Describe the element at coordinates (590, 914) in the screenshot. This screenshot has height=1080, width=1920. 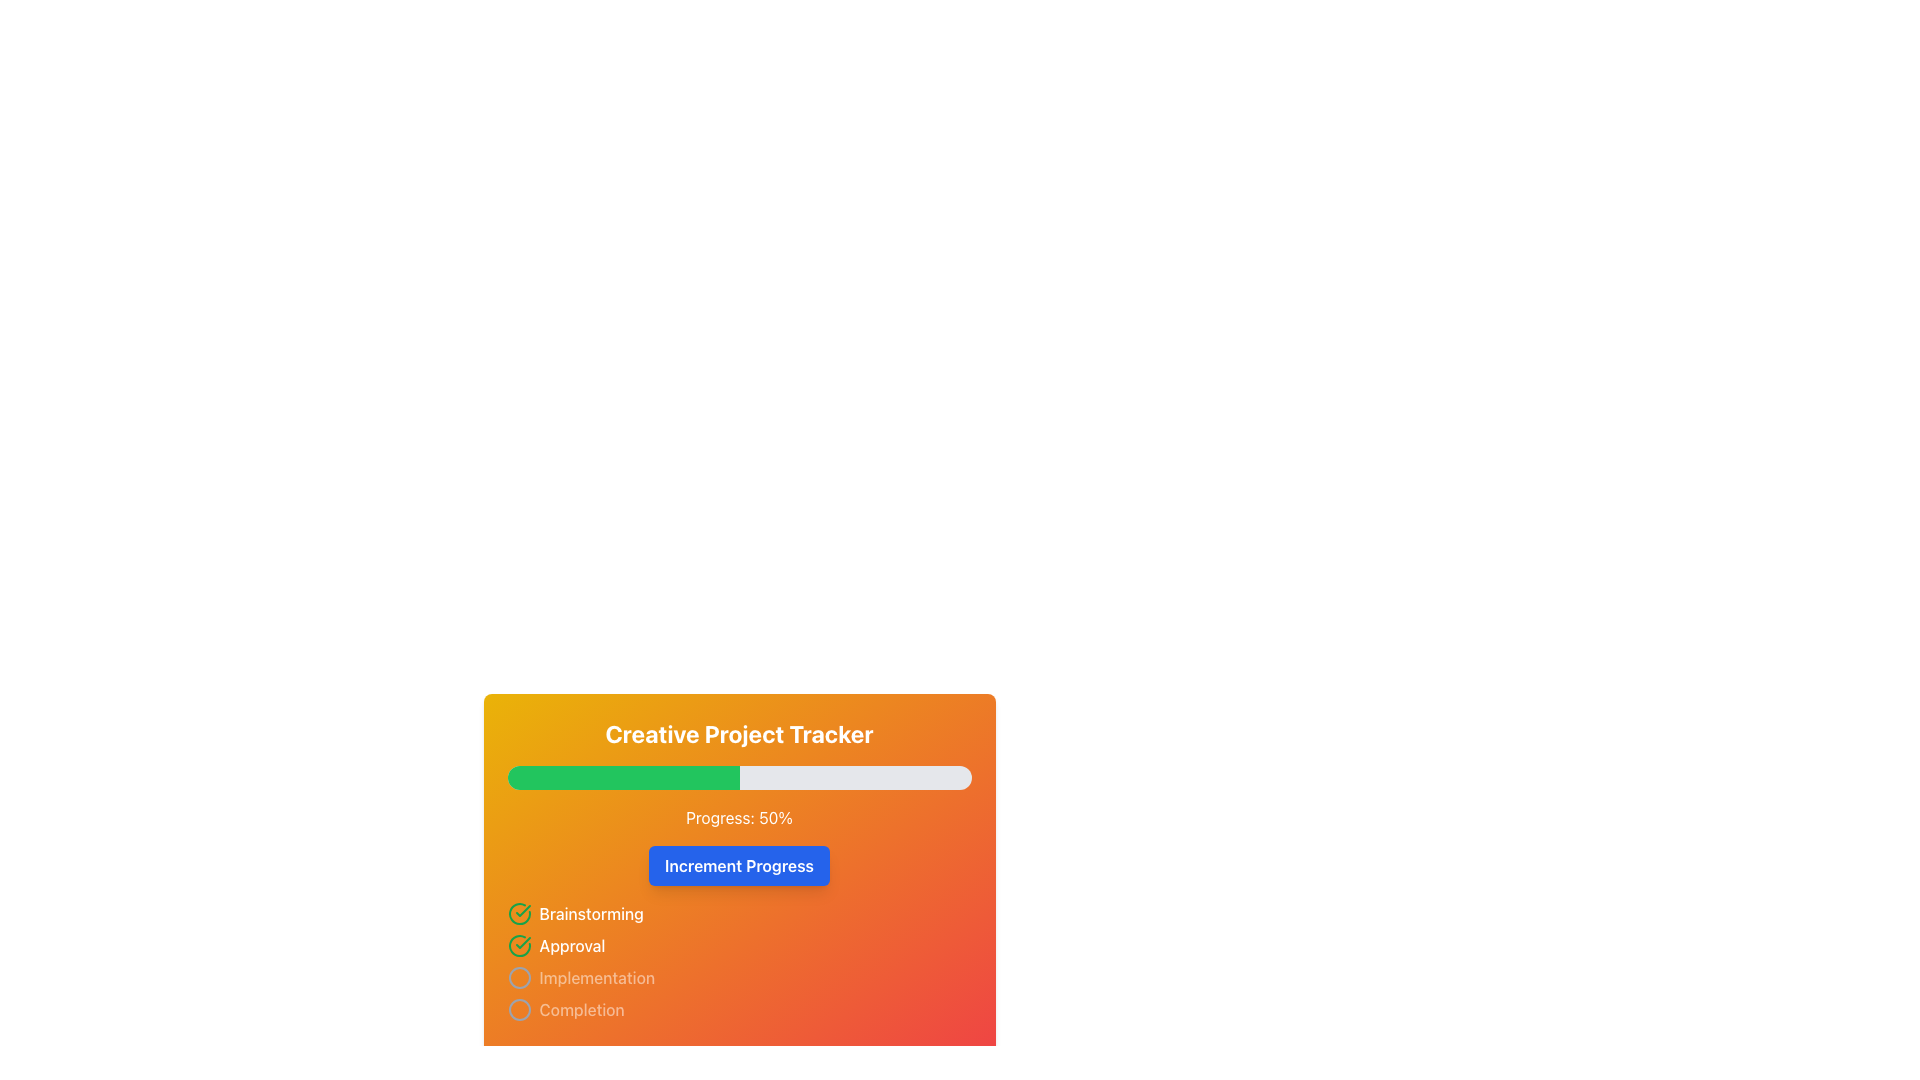
I see `the 'Brainstorming' phase text label in the project tracker checklist, which is the first list item aligned with a green checkmark icon` at that location.